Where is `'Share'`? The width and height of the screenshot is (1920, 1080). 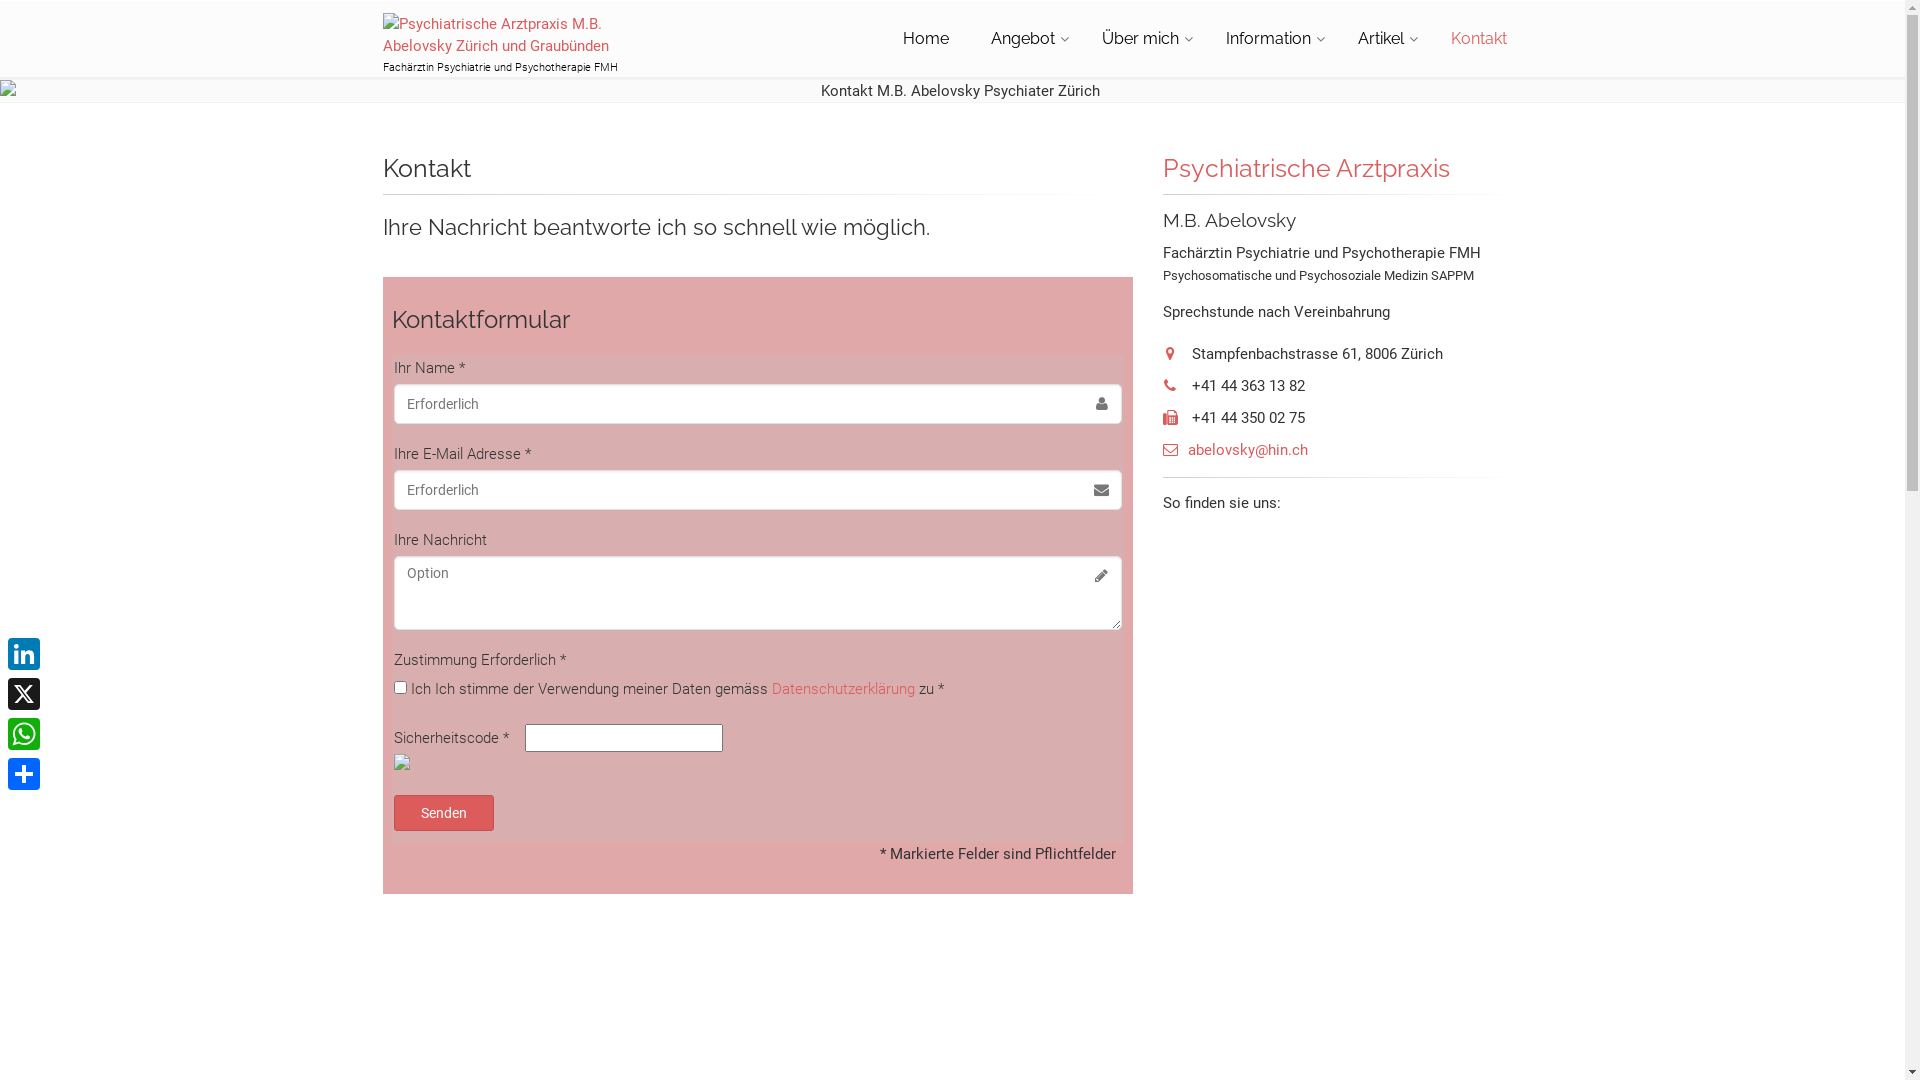 'Share' is located at coordinates (24, 773).